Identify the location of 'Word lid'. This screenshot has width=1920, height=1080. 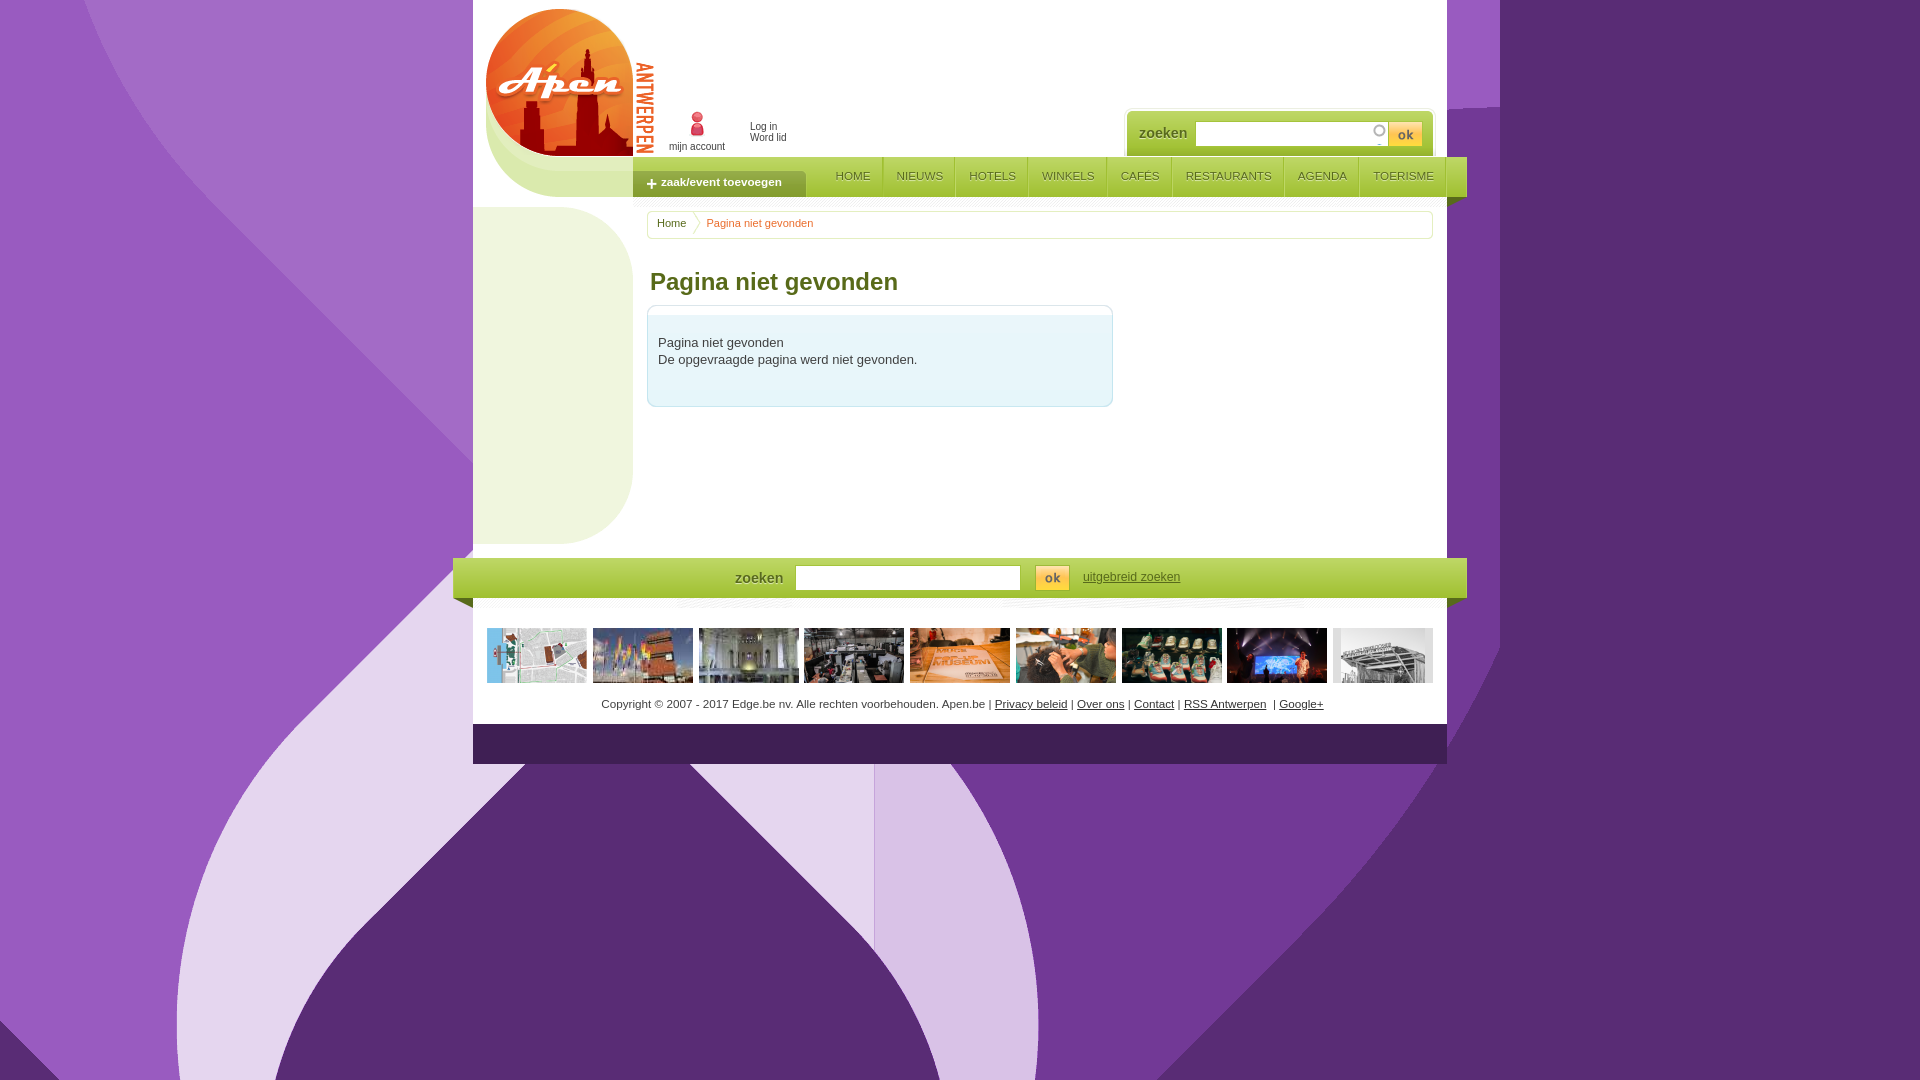
(767, 136).